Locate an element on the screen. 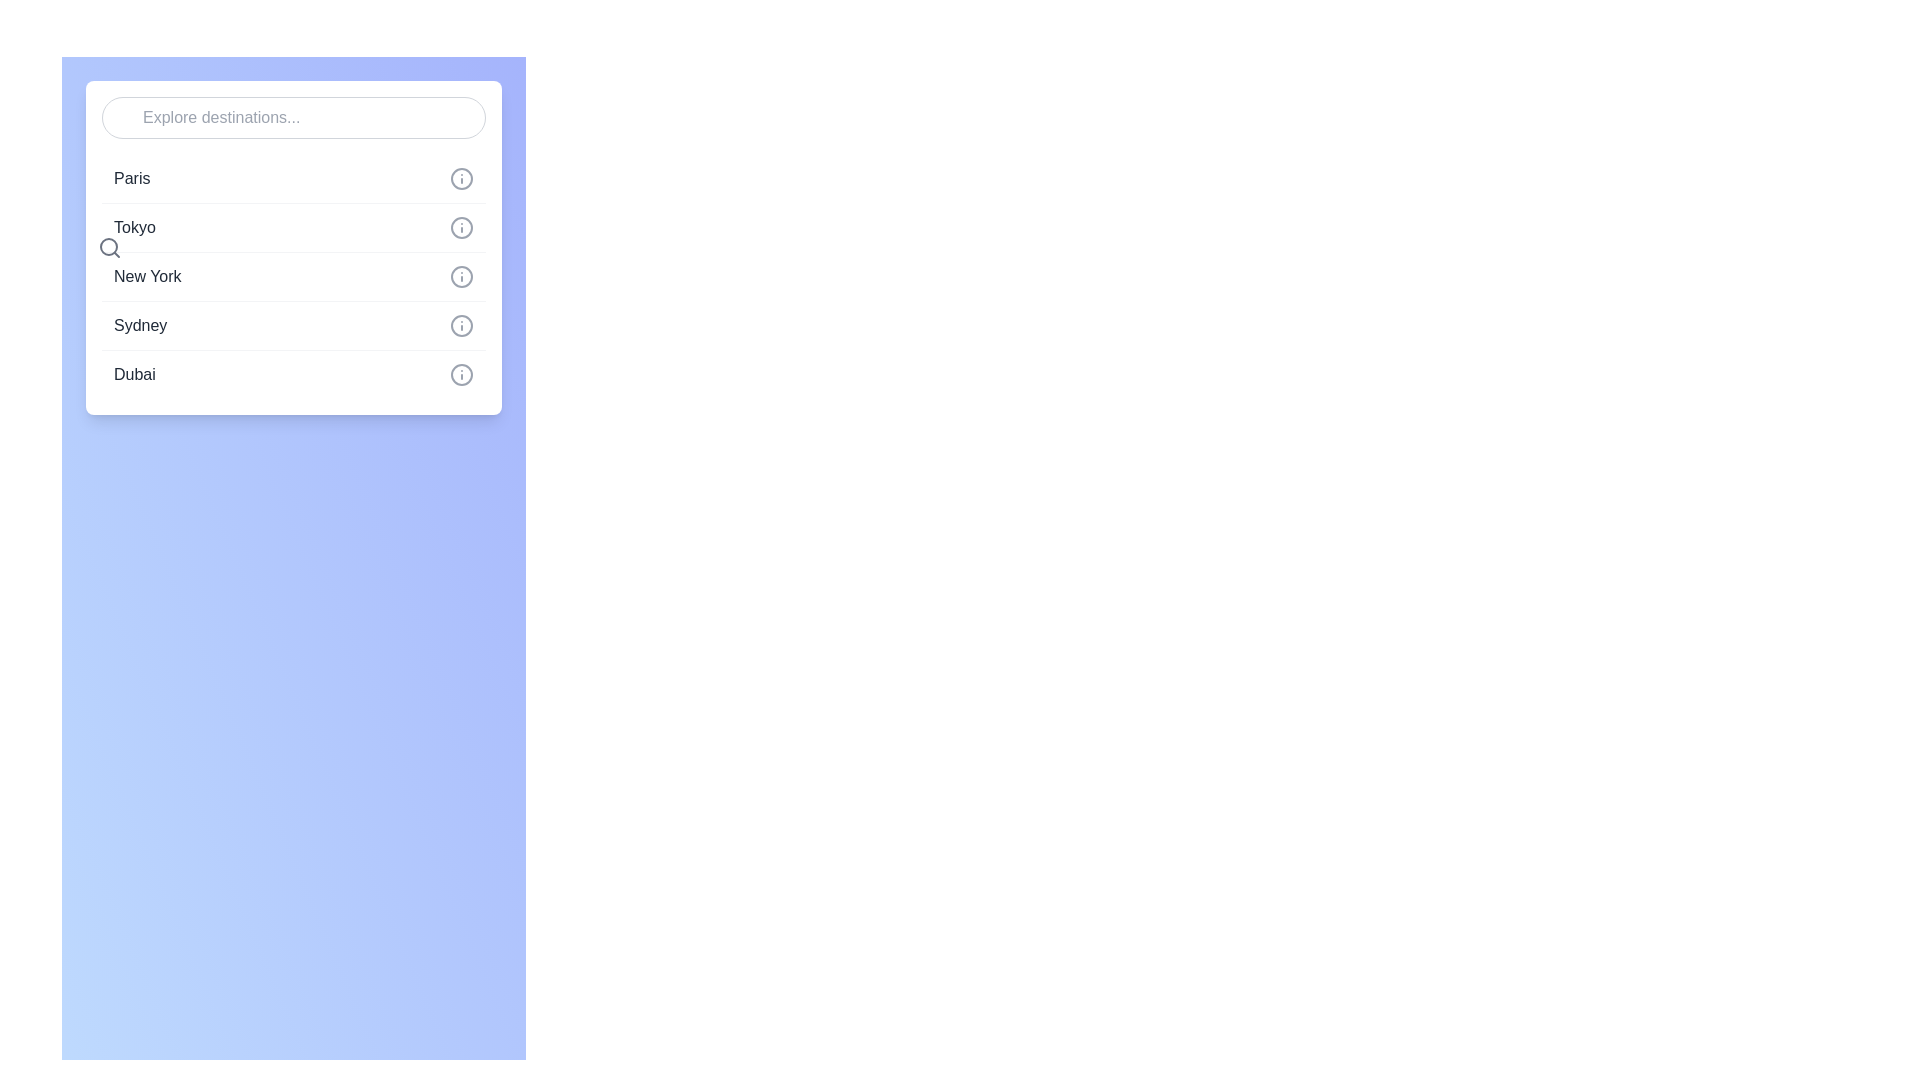  the interactive icon for 'Dubai' located in the last row under 'Explore destinations...' is located at coordinates (460, 374).